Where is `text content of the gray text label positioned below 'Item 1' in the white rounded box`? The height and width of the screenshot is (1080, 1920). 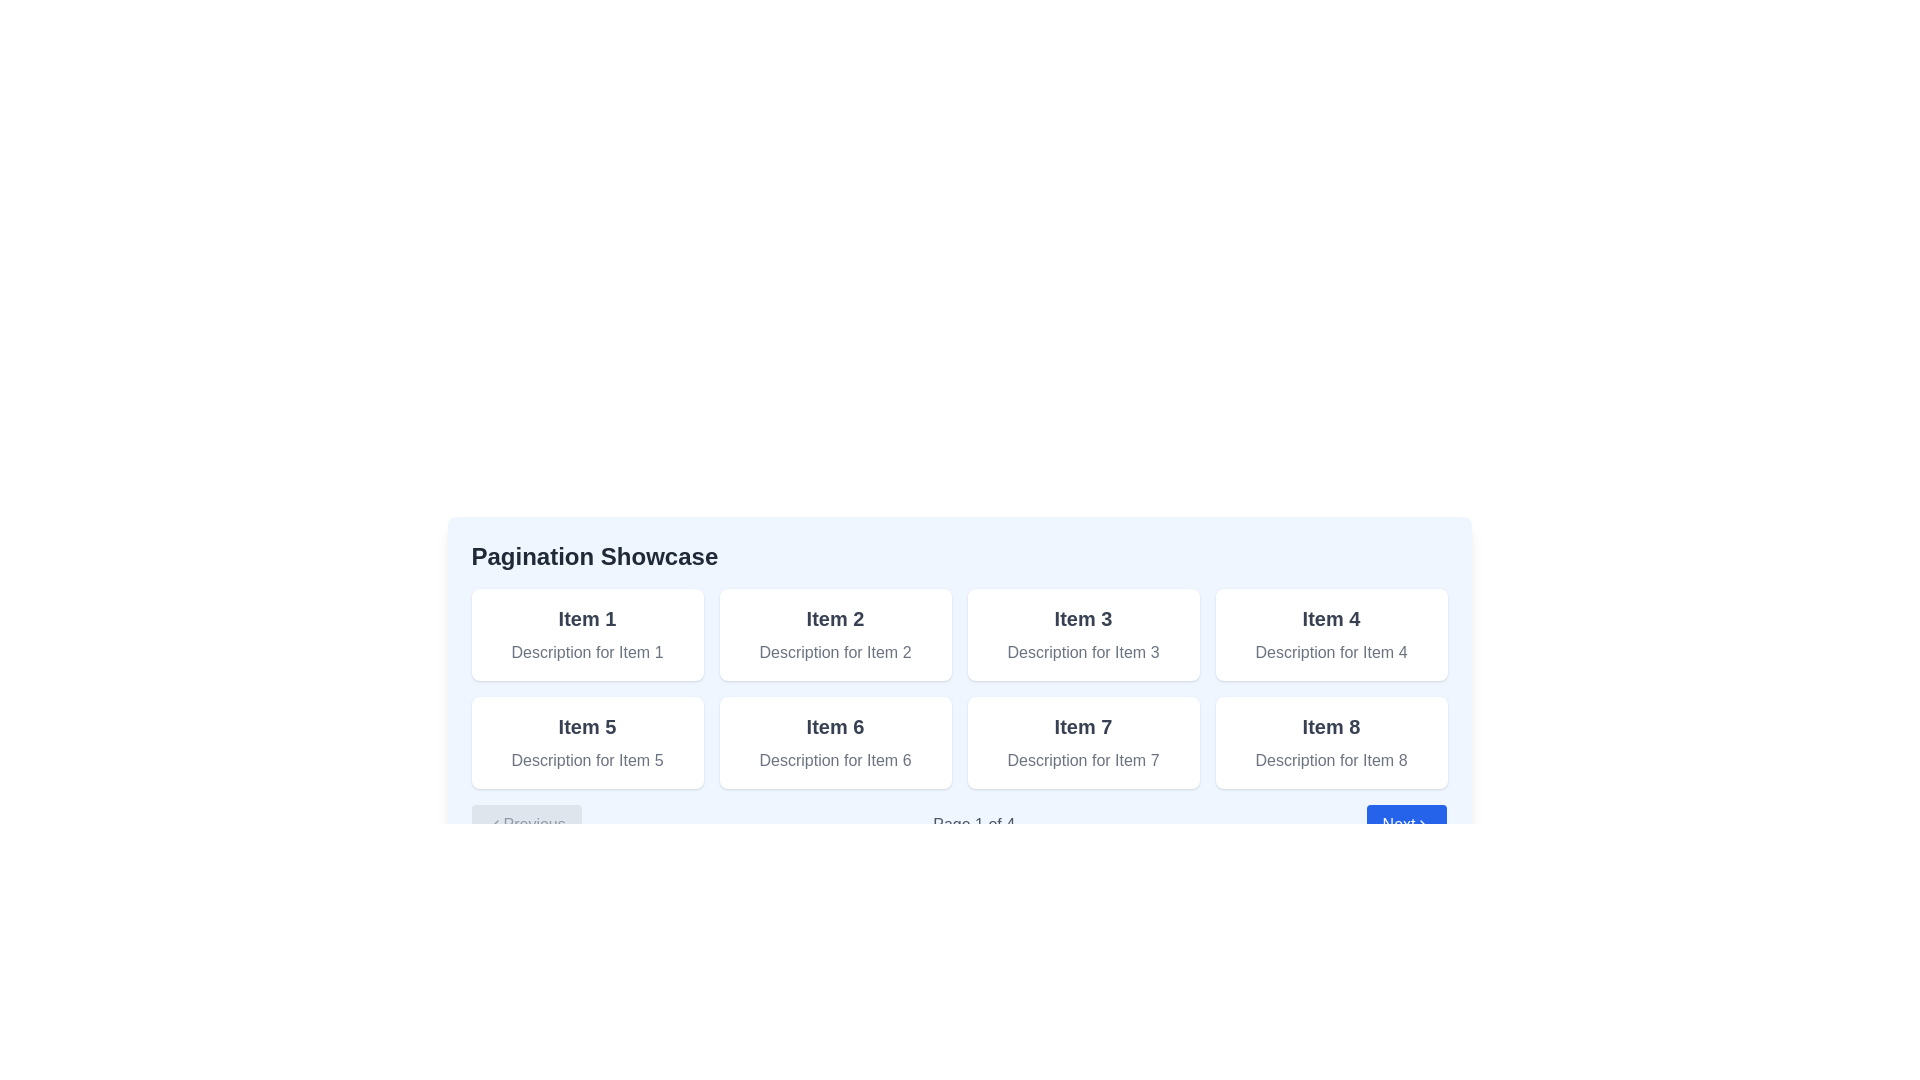 text content of the gray text label positioned below 'Item 1' in the white rounded box is located at coordinates (586, 652).